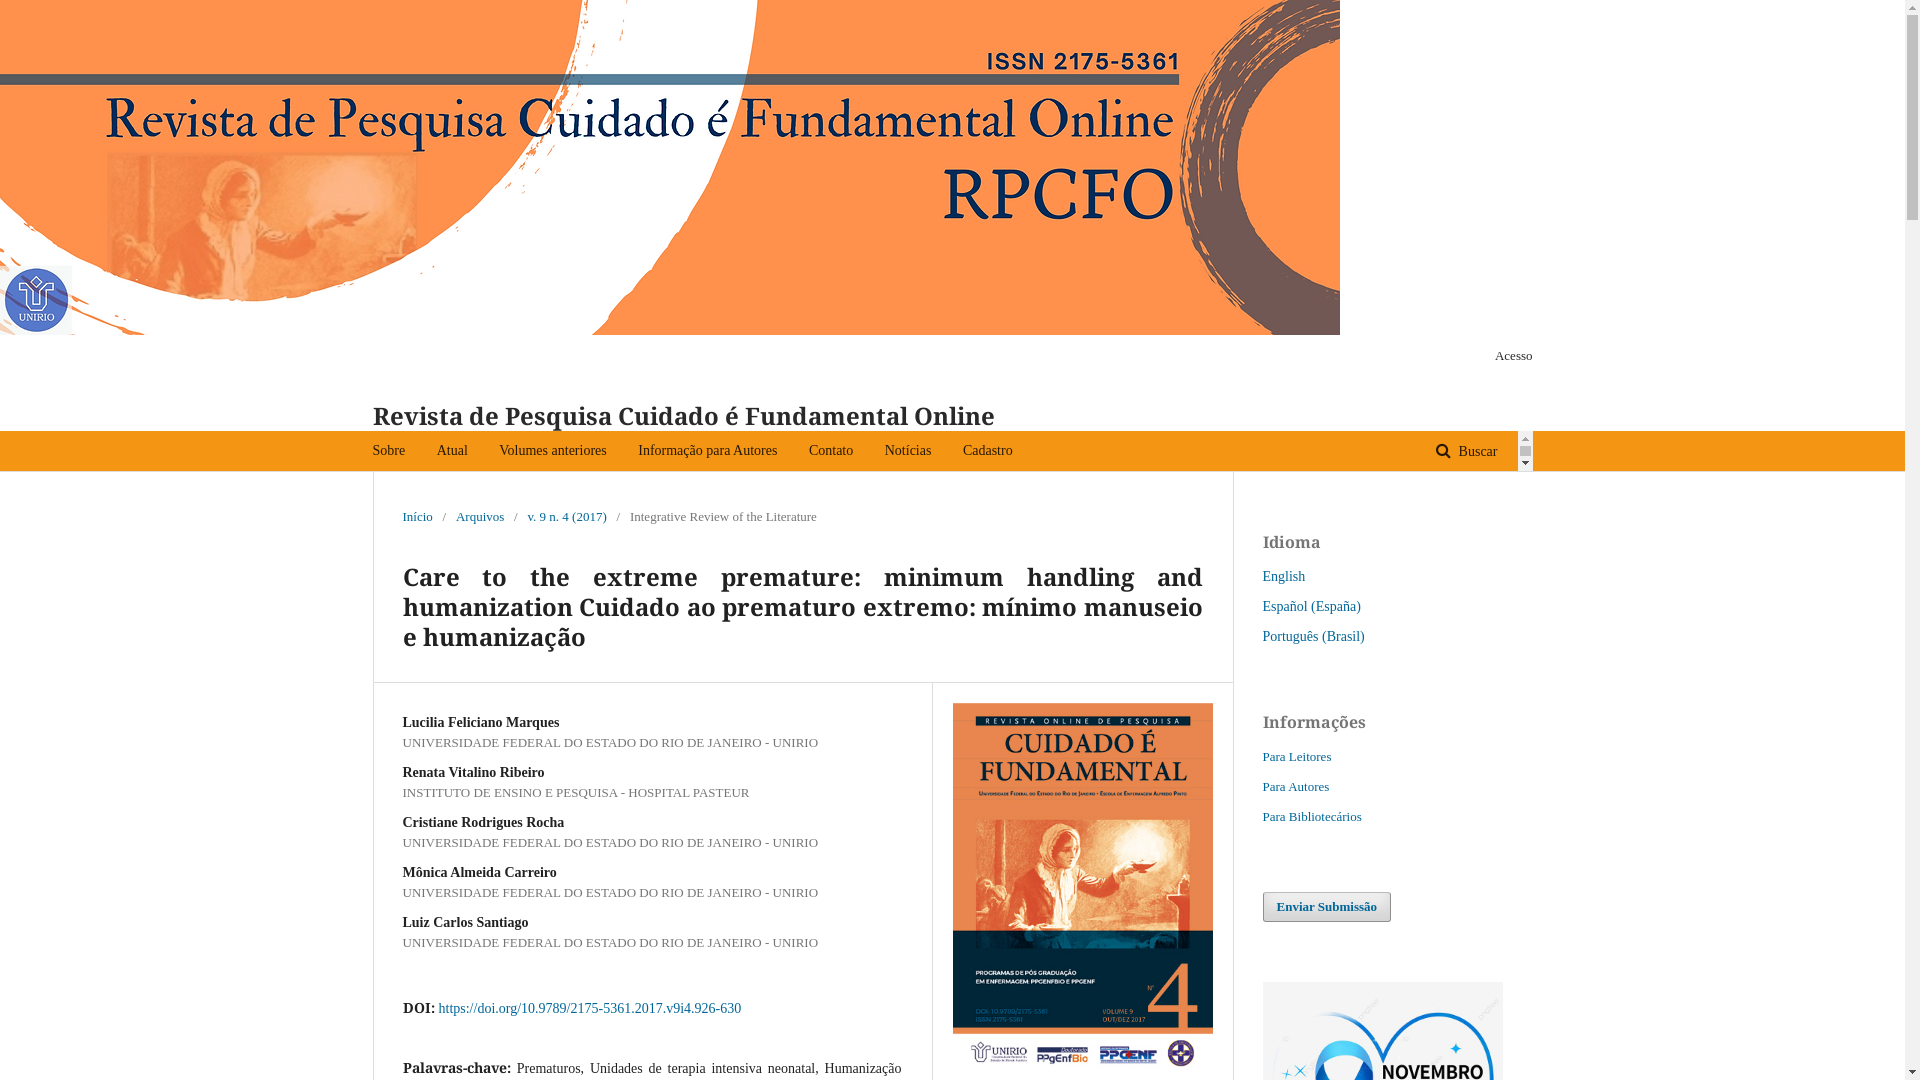  What do you see at coordinates (1283, 576) in the screenshot?
I see `'English'` at bounding box center [1283, 576].